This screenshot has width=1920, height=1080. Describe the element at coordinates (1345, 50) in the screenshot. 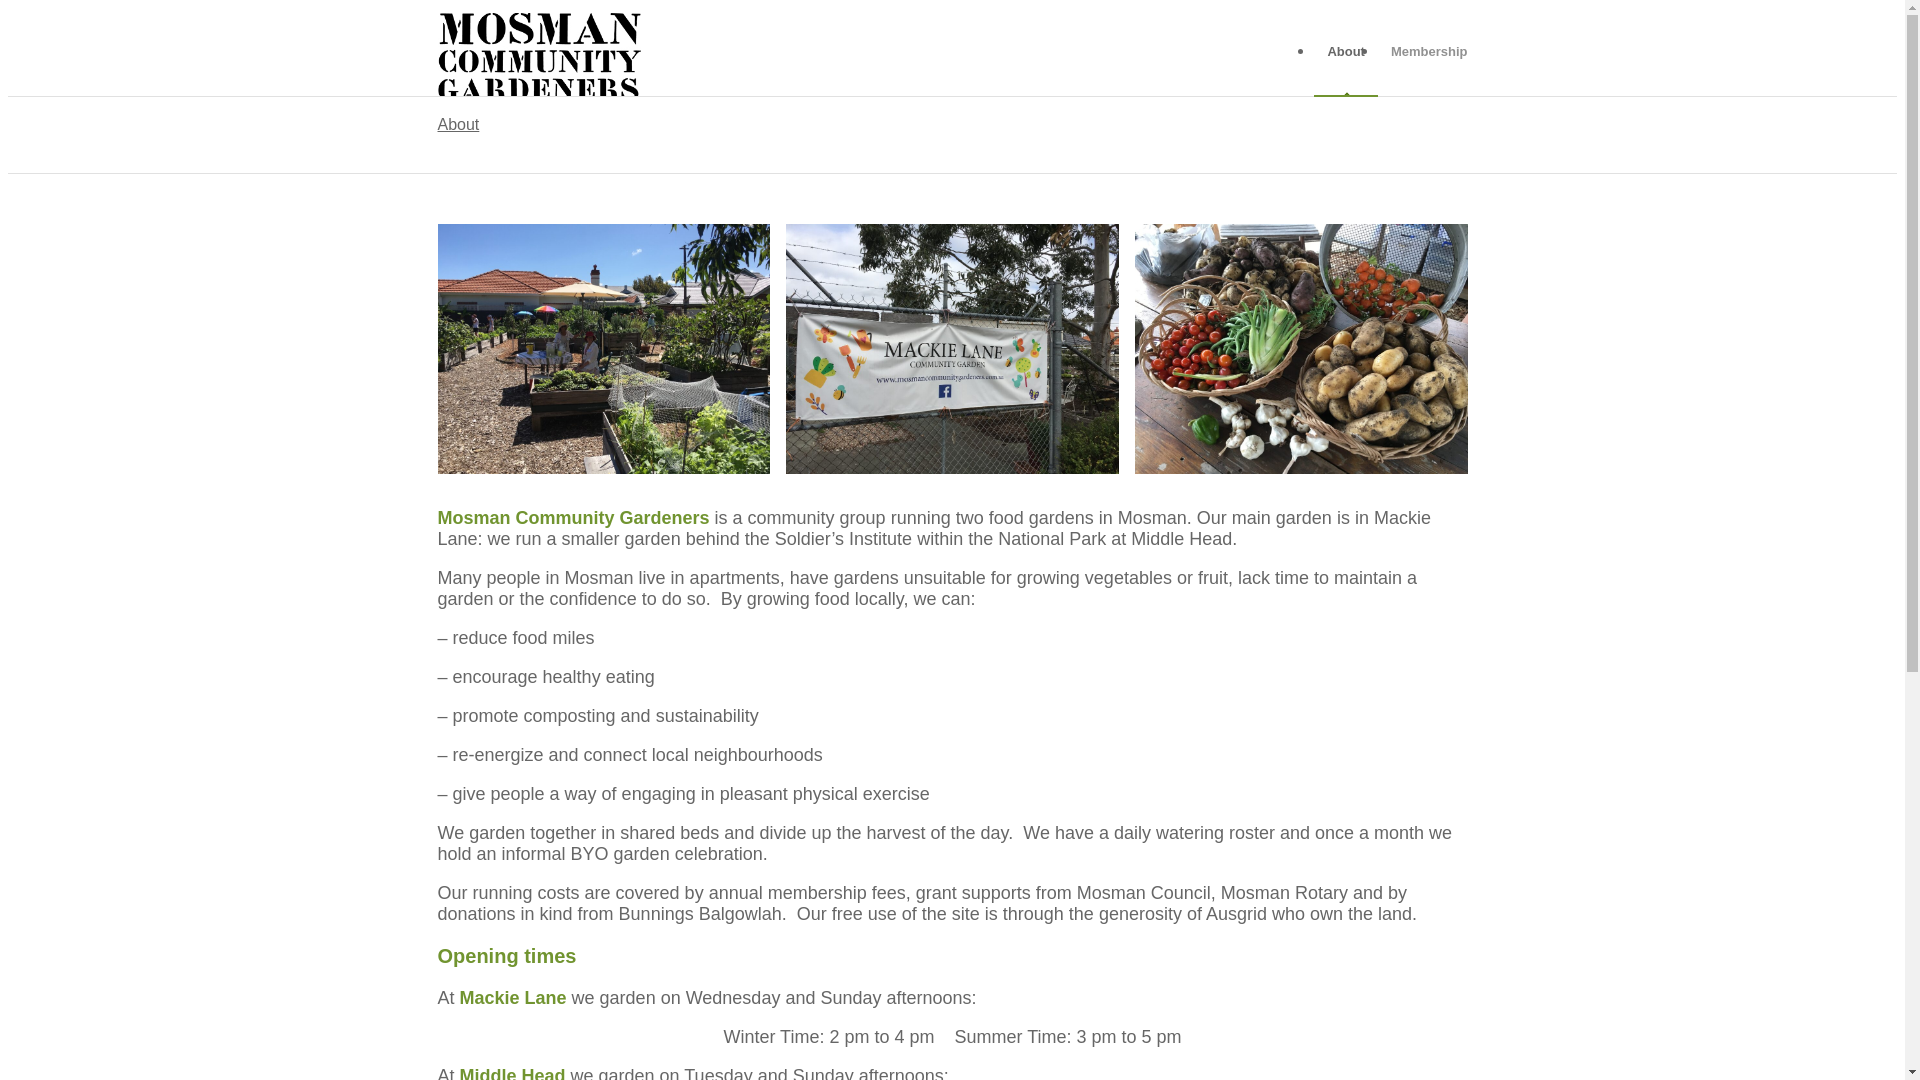

I see `'About'` at that location.